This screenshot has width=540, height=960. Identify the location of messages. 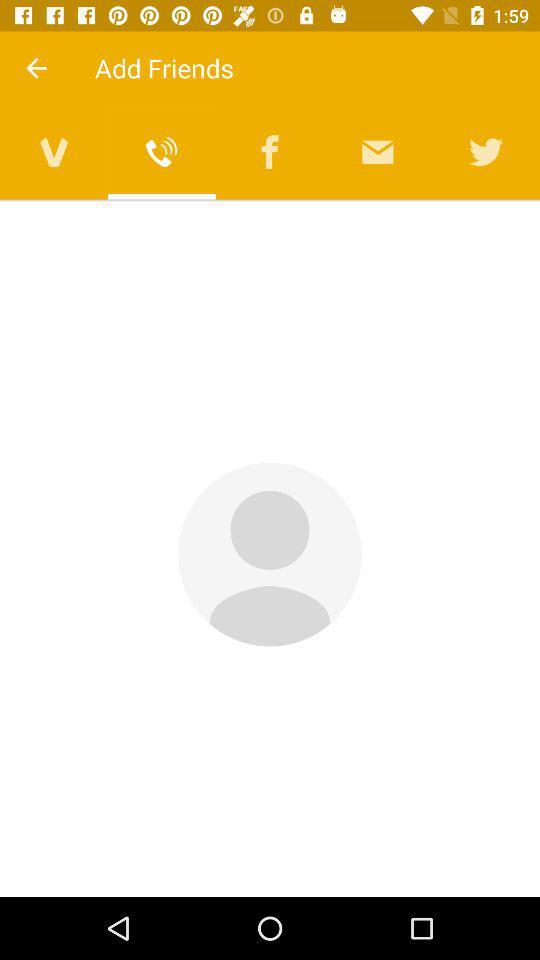
(378, 151).